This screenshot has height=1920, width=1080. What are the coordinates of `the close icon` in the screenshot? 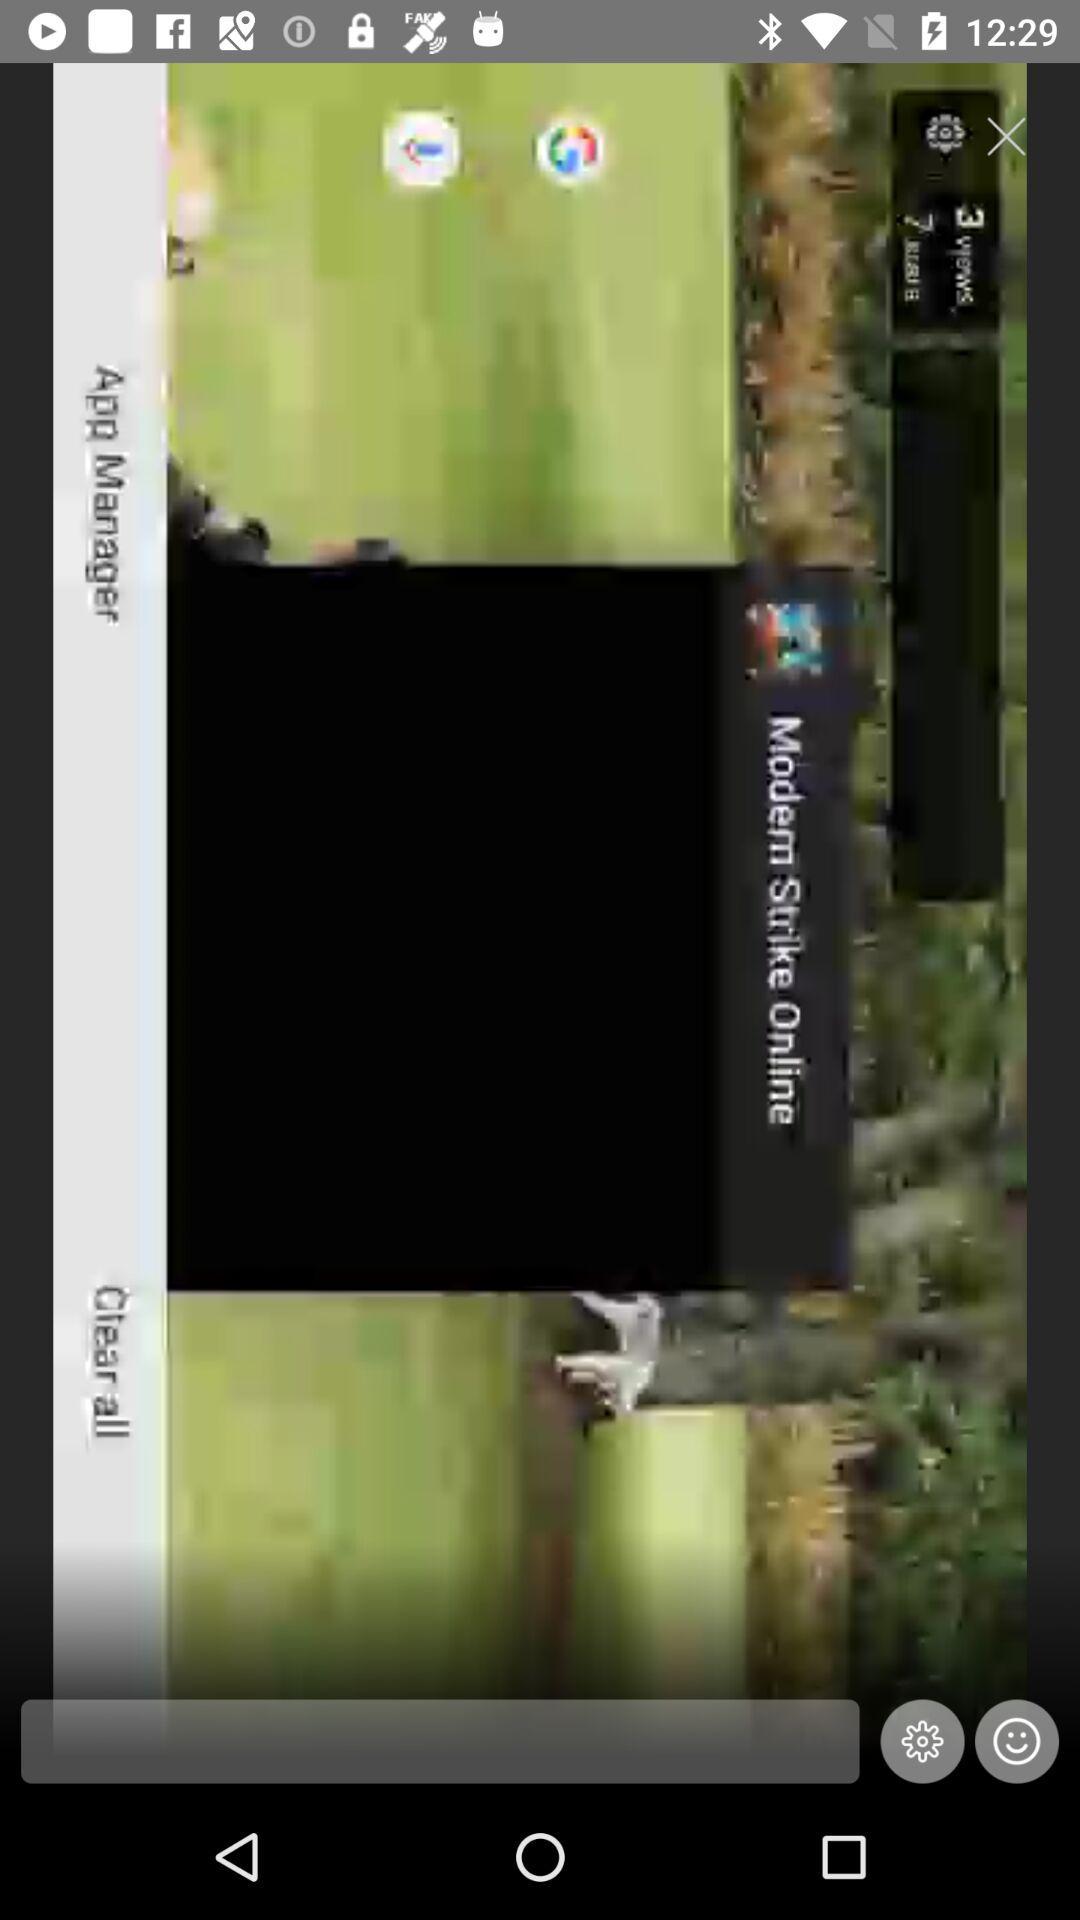 It's located at (1006, 135).